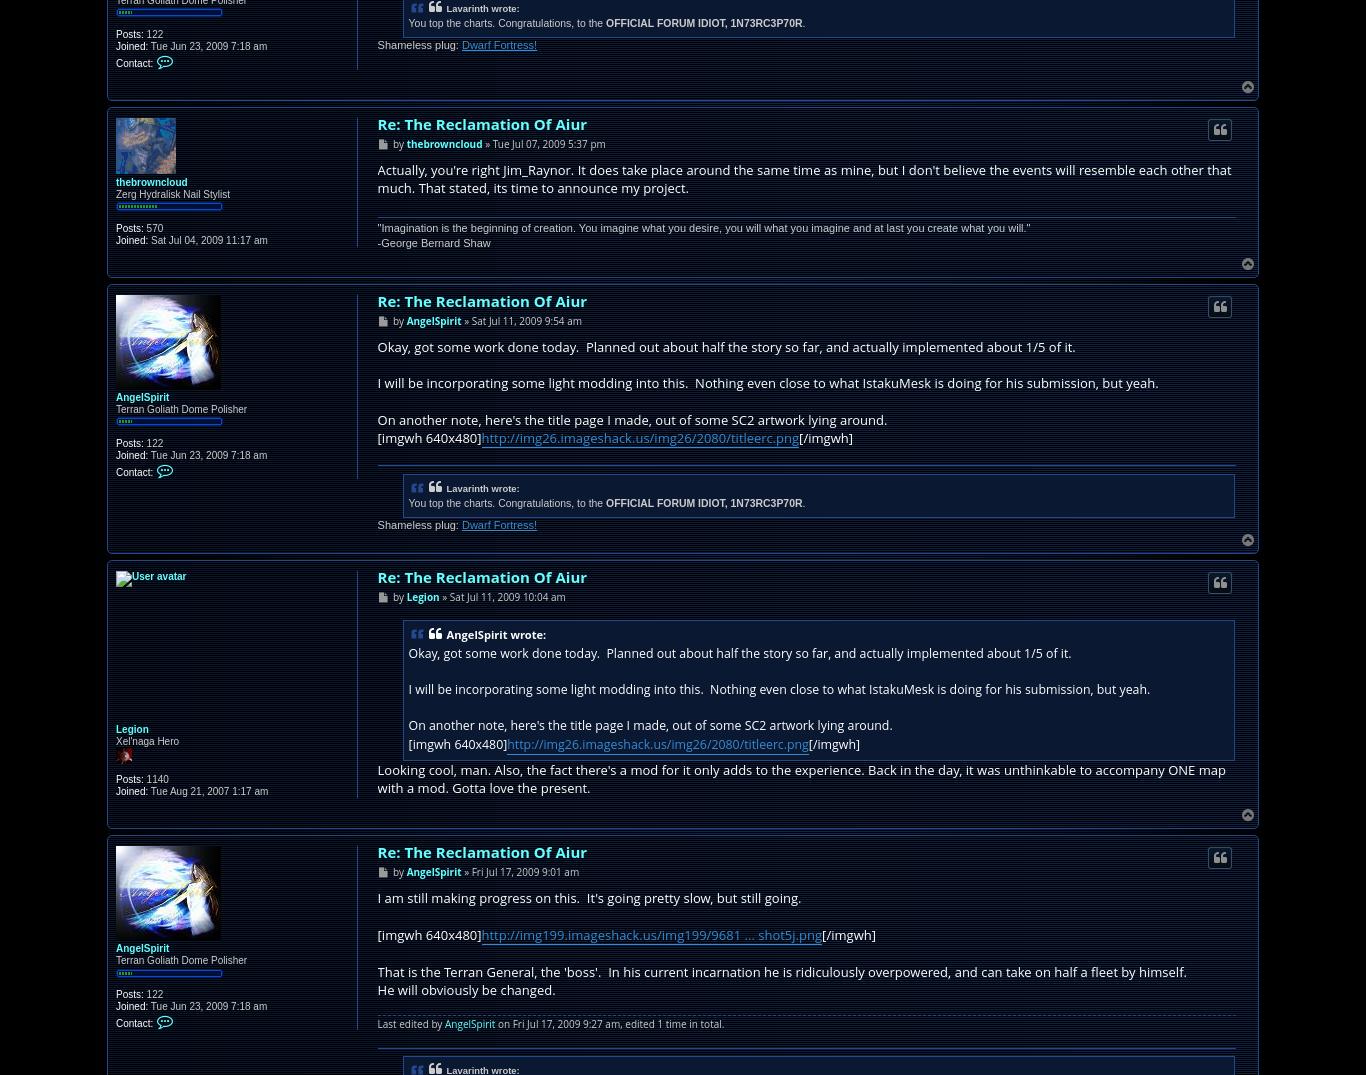  I want to click on 'That is the Terran General, the 'boss'.  In his current incarnation he is ridiculously overpowered, and can take on half a fleet by himself.', so click(376, 972).